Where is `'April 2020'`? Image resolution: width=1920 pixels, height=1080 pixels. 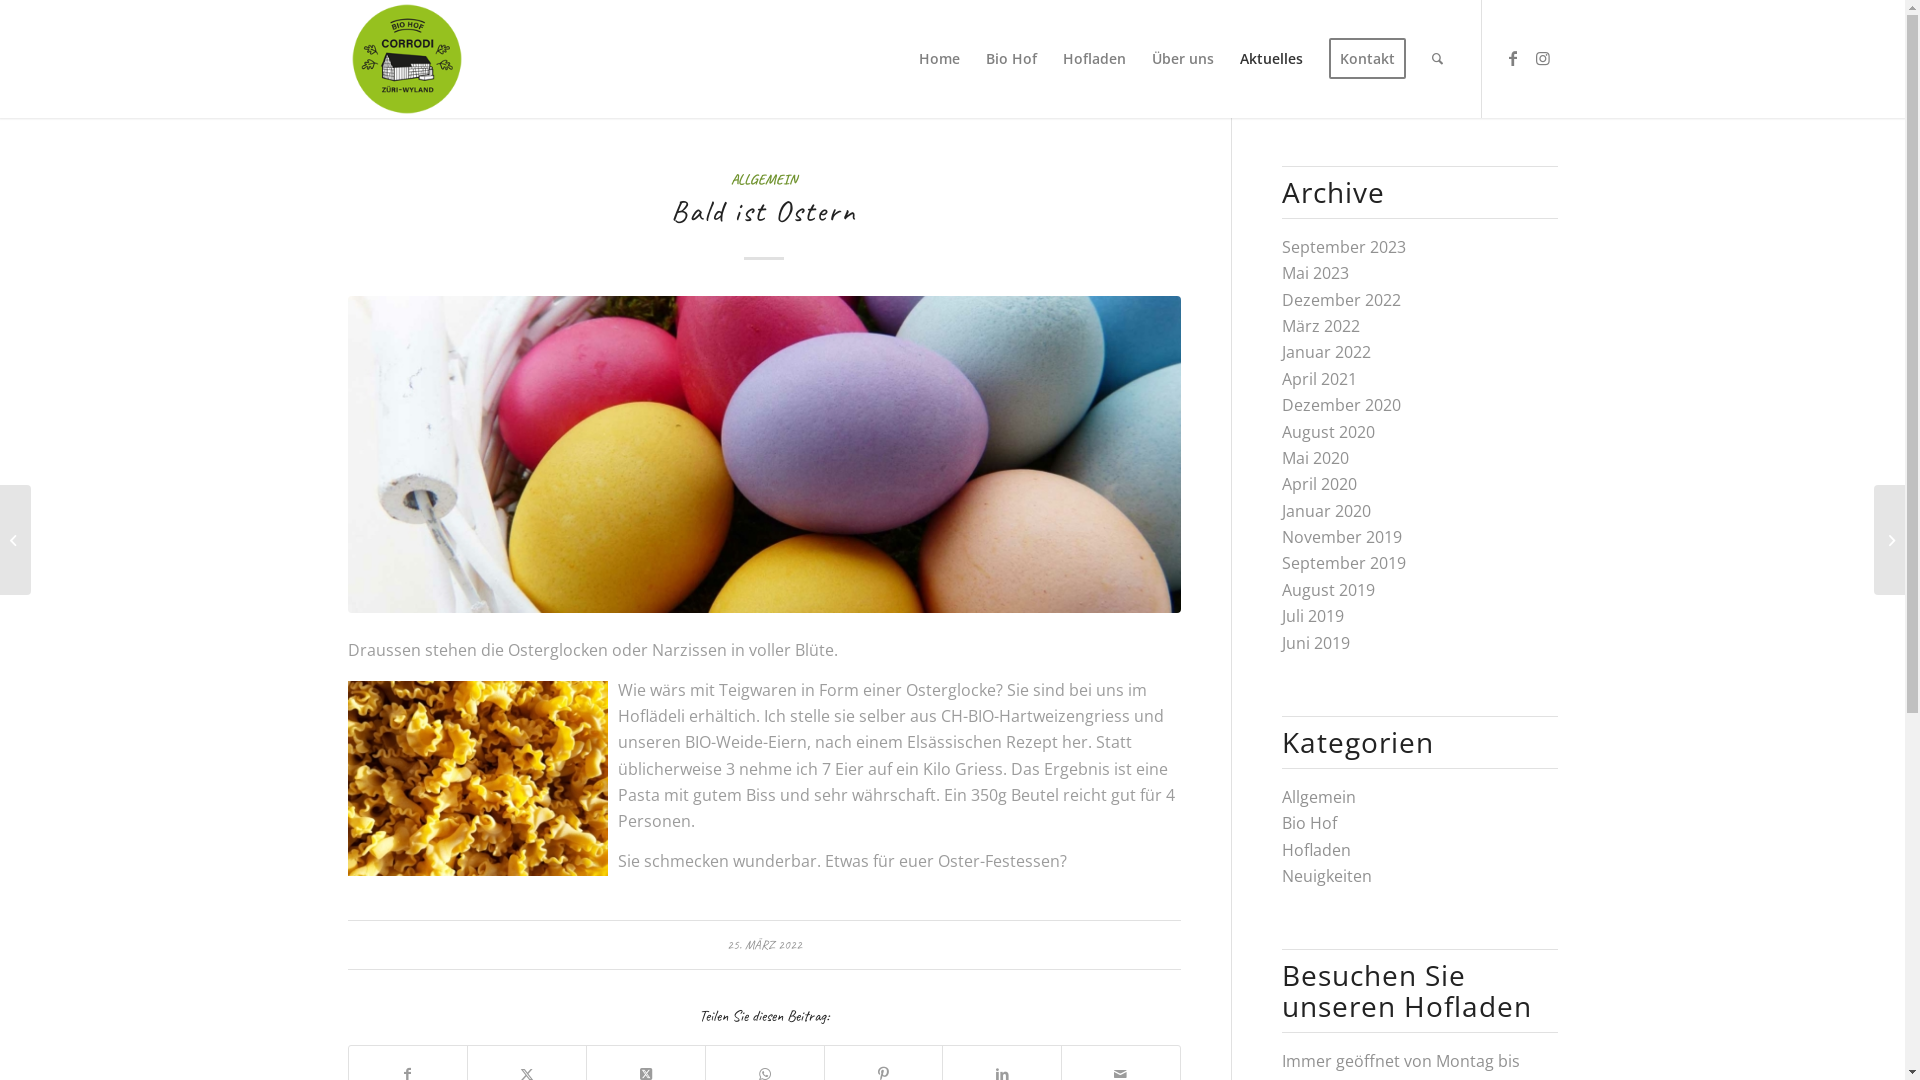 'April 2020' is located at coordinates (1281, 483).